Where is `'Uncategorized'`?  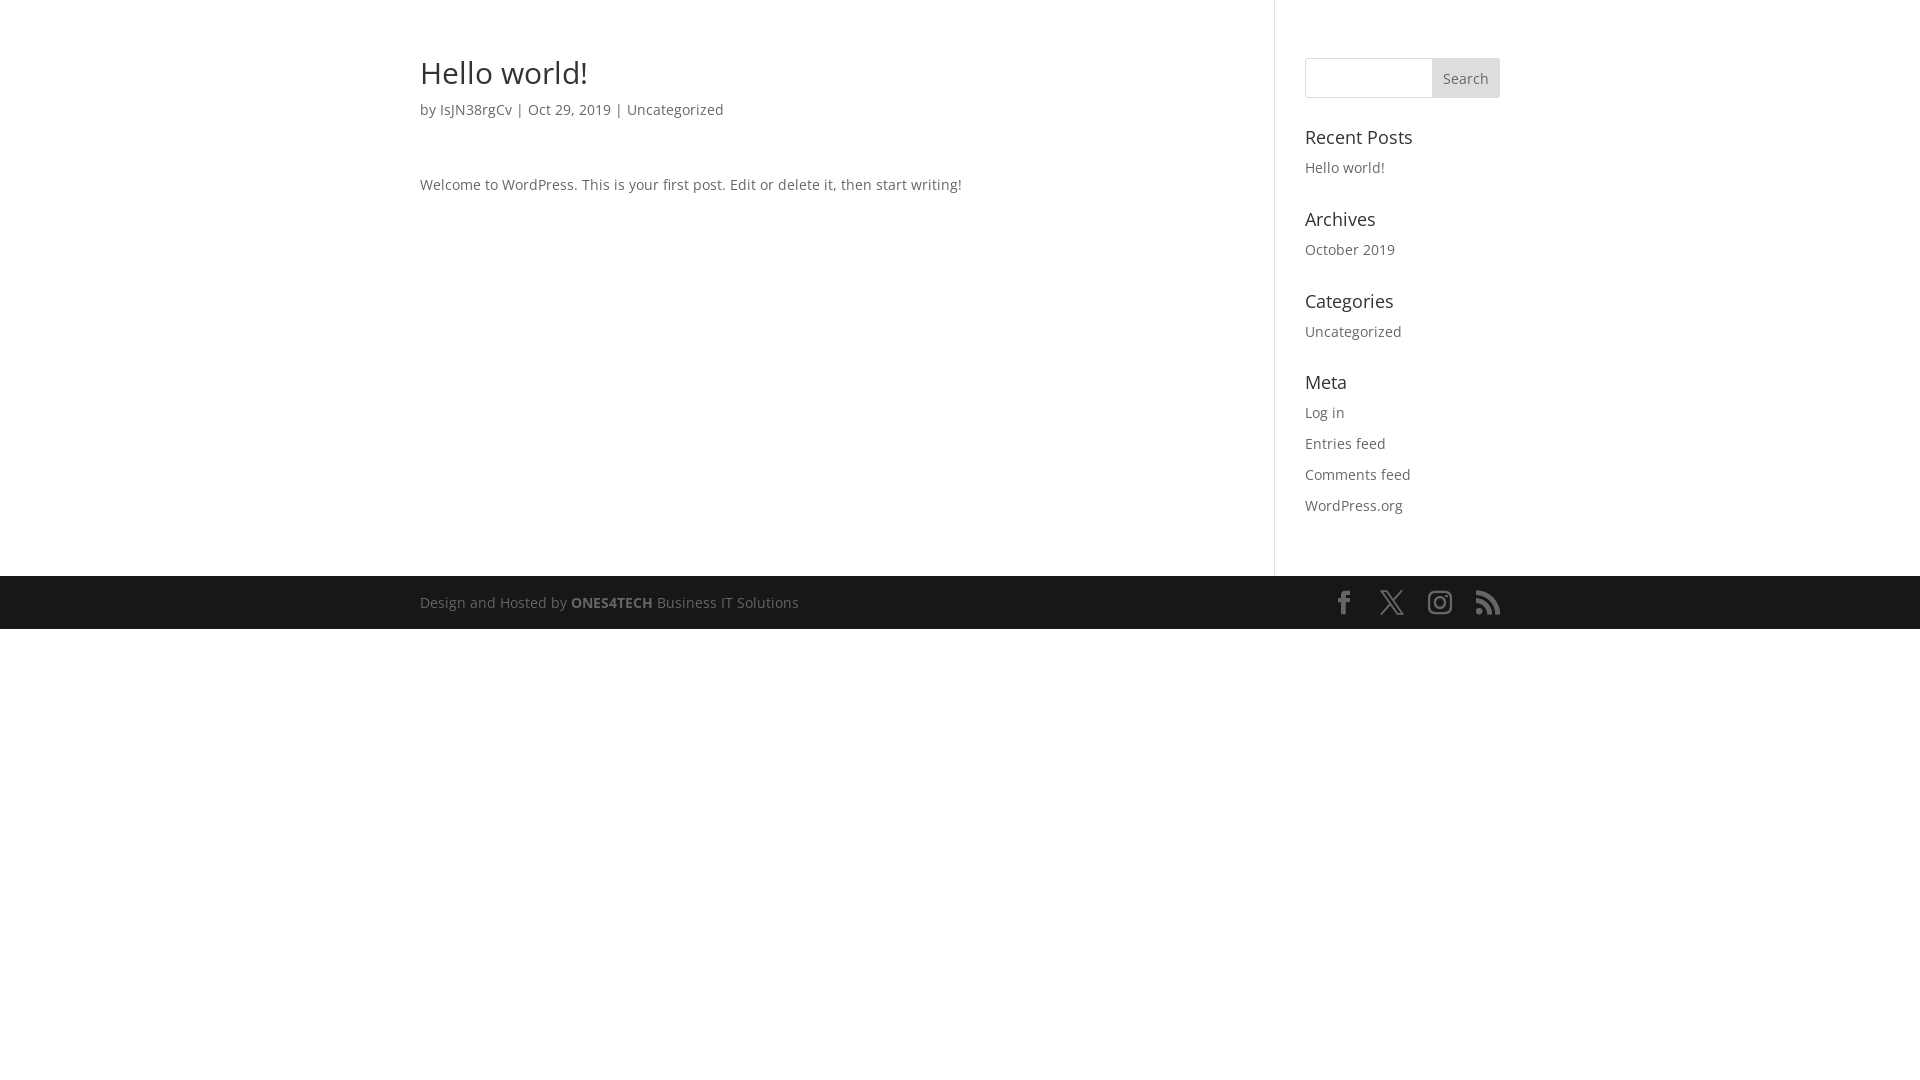 'Uncategorized' is located at coordinates (675, 109).